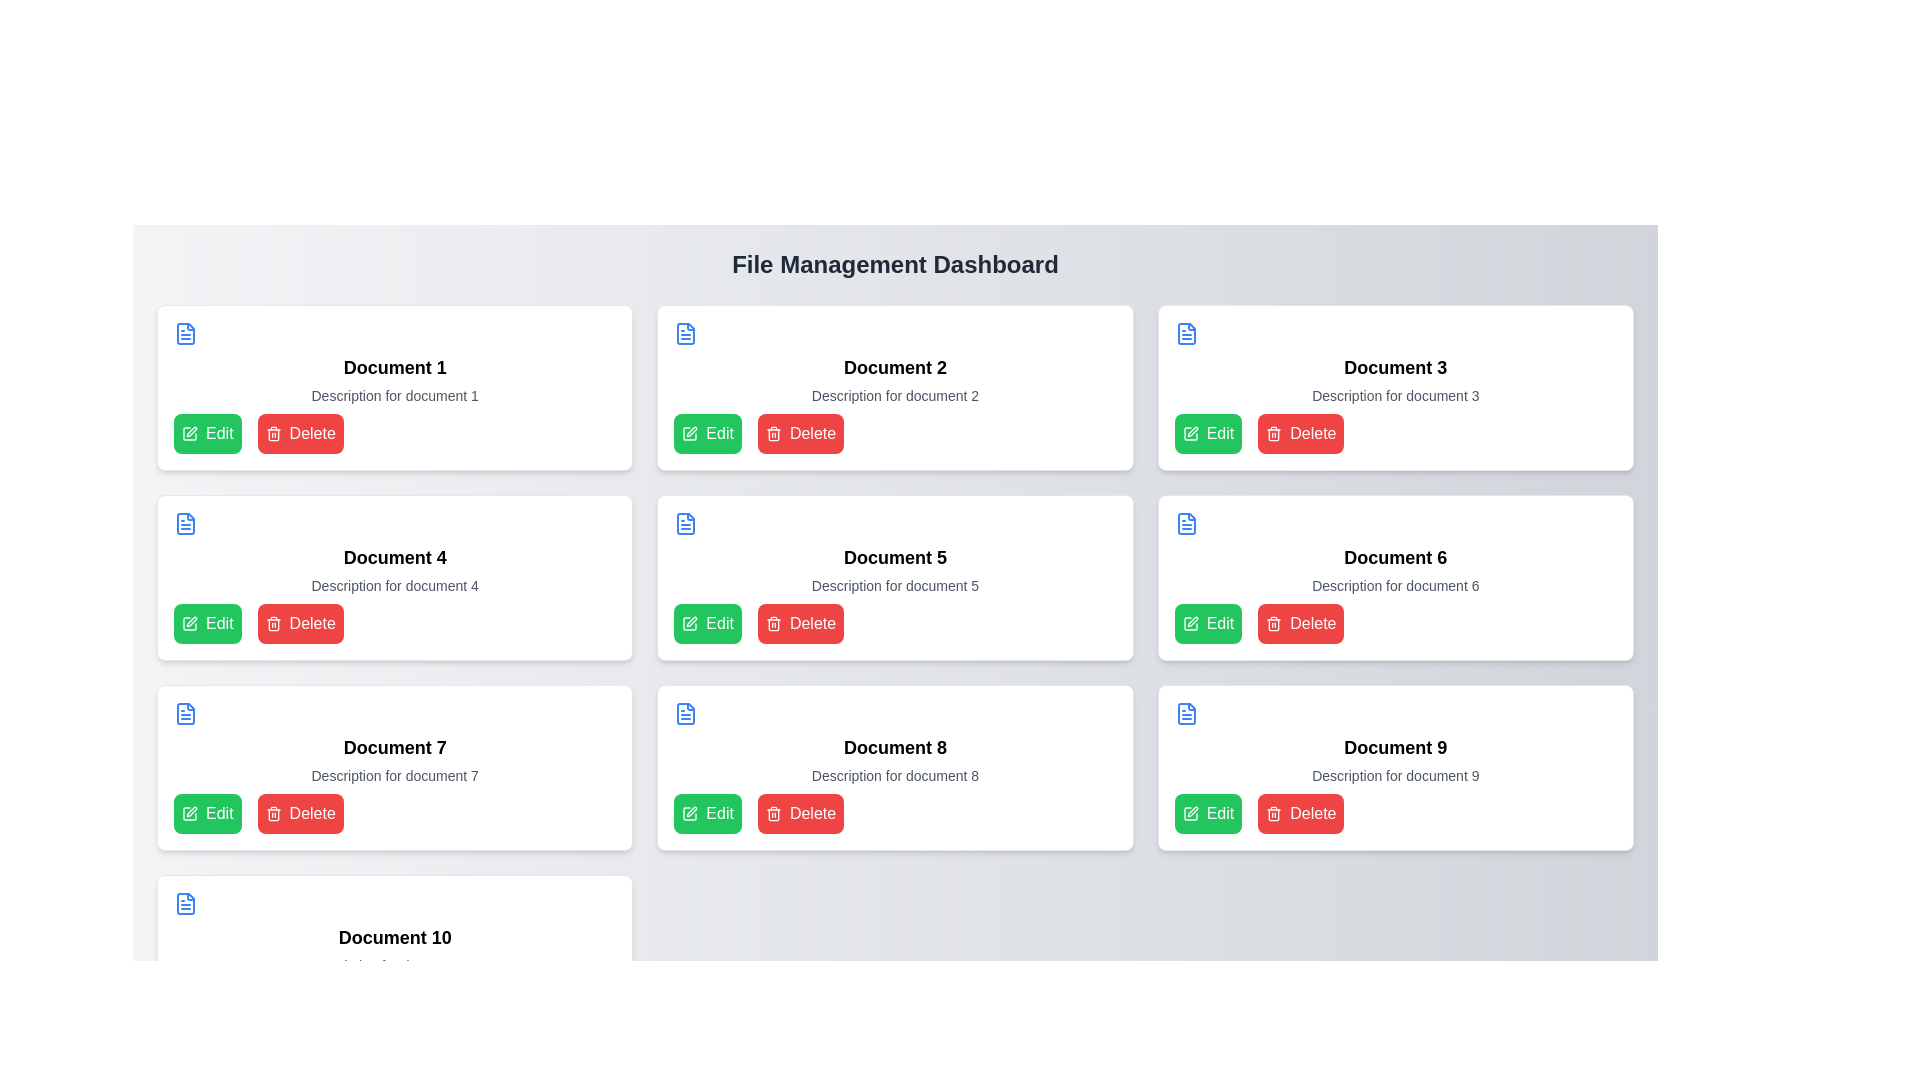  Describe the element at coordinates (299, 623) in the screenshot. I see `the red 'Delete' button with rounded edges containing white text for keyboard interaction` at that location.